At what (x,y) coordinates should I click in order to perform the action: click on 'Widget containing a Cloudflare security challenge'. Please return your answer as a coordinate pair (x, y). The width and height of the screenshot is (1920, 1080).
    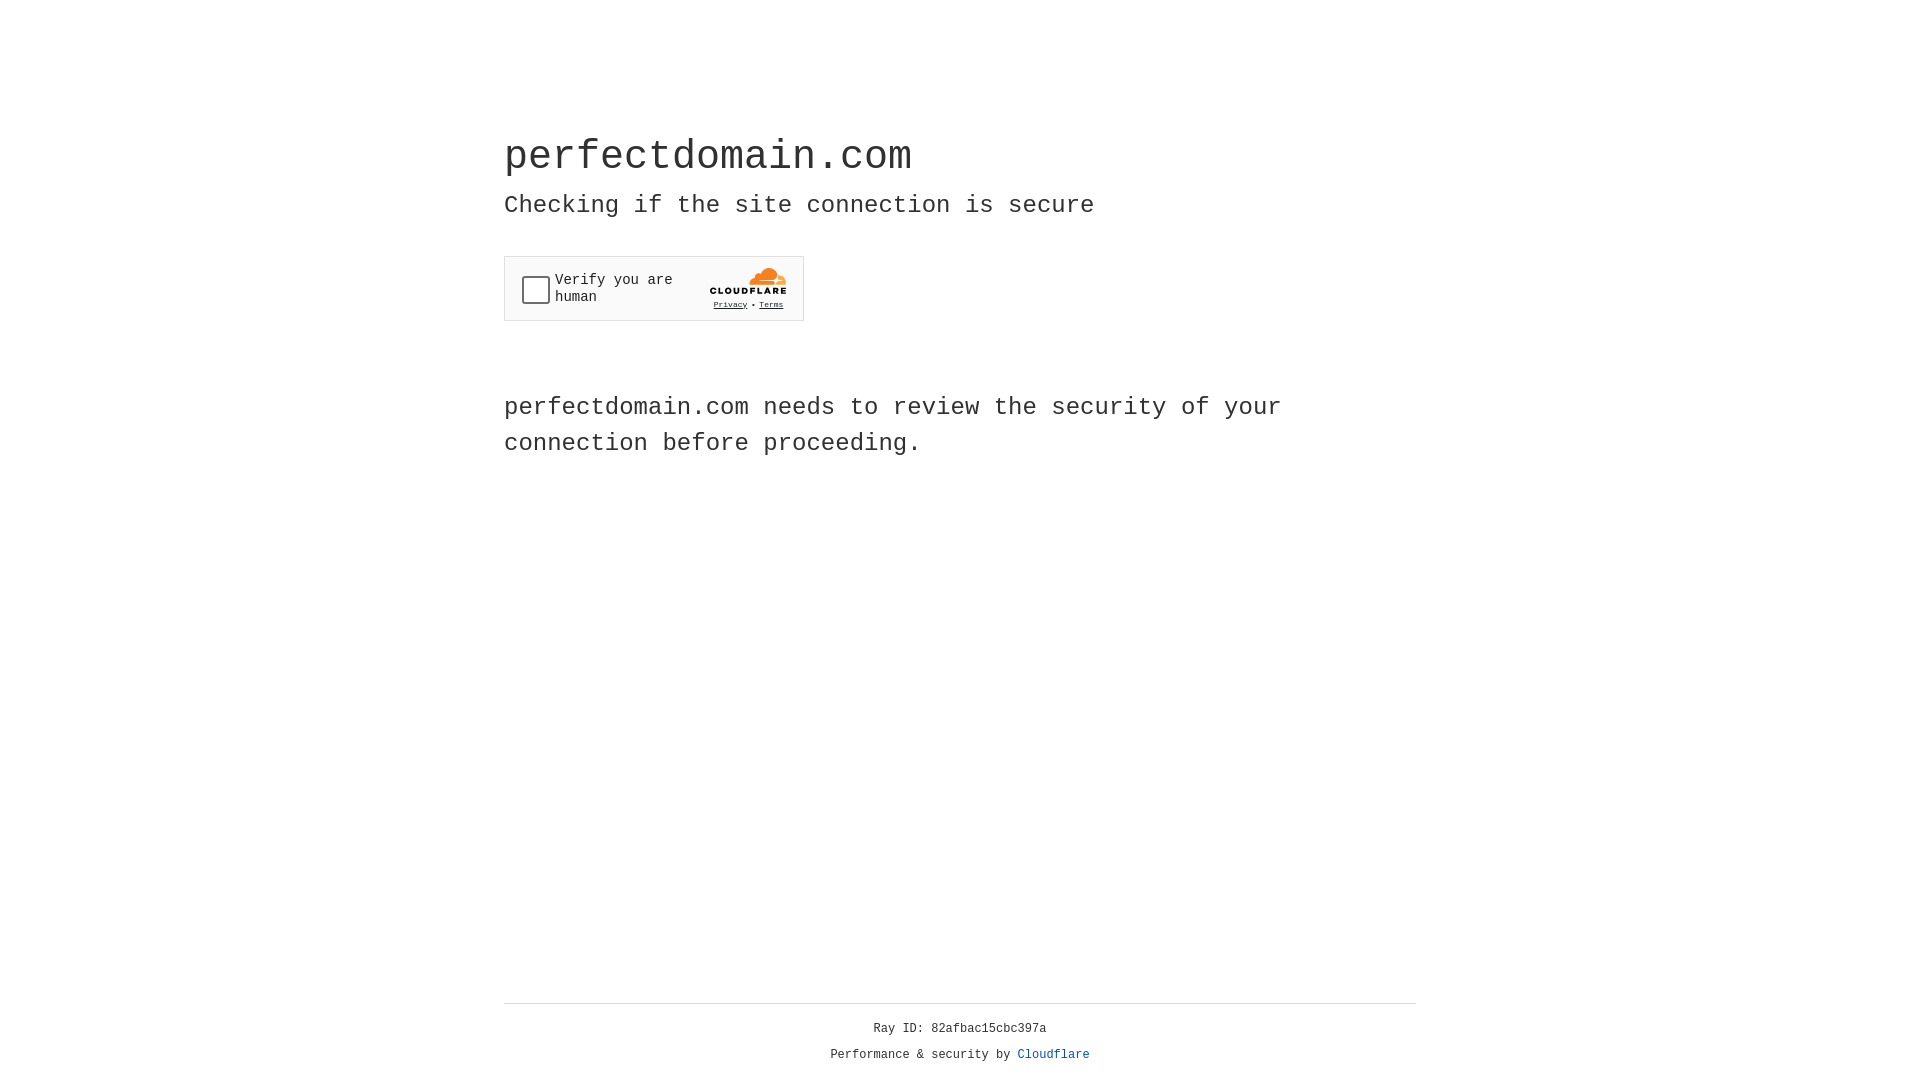
    Looking at the image, I should click on (653, 288).